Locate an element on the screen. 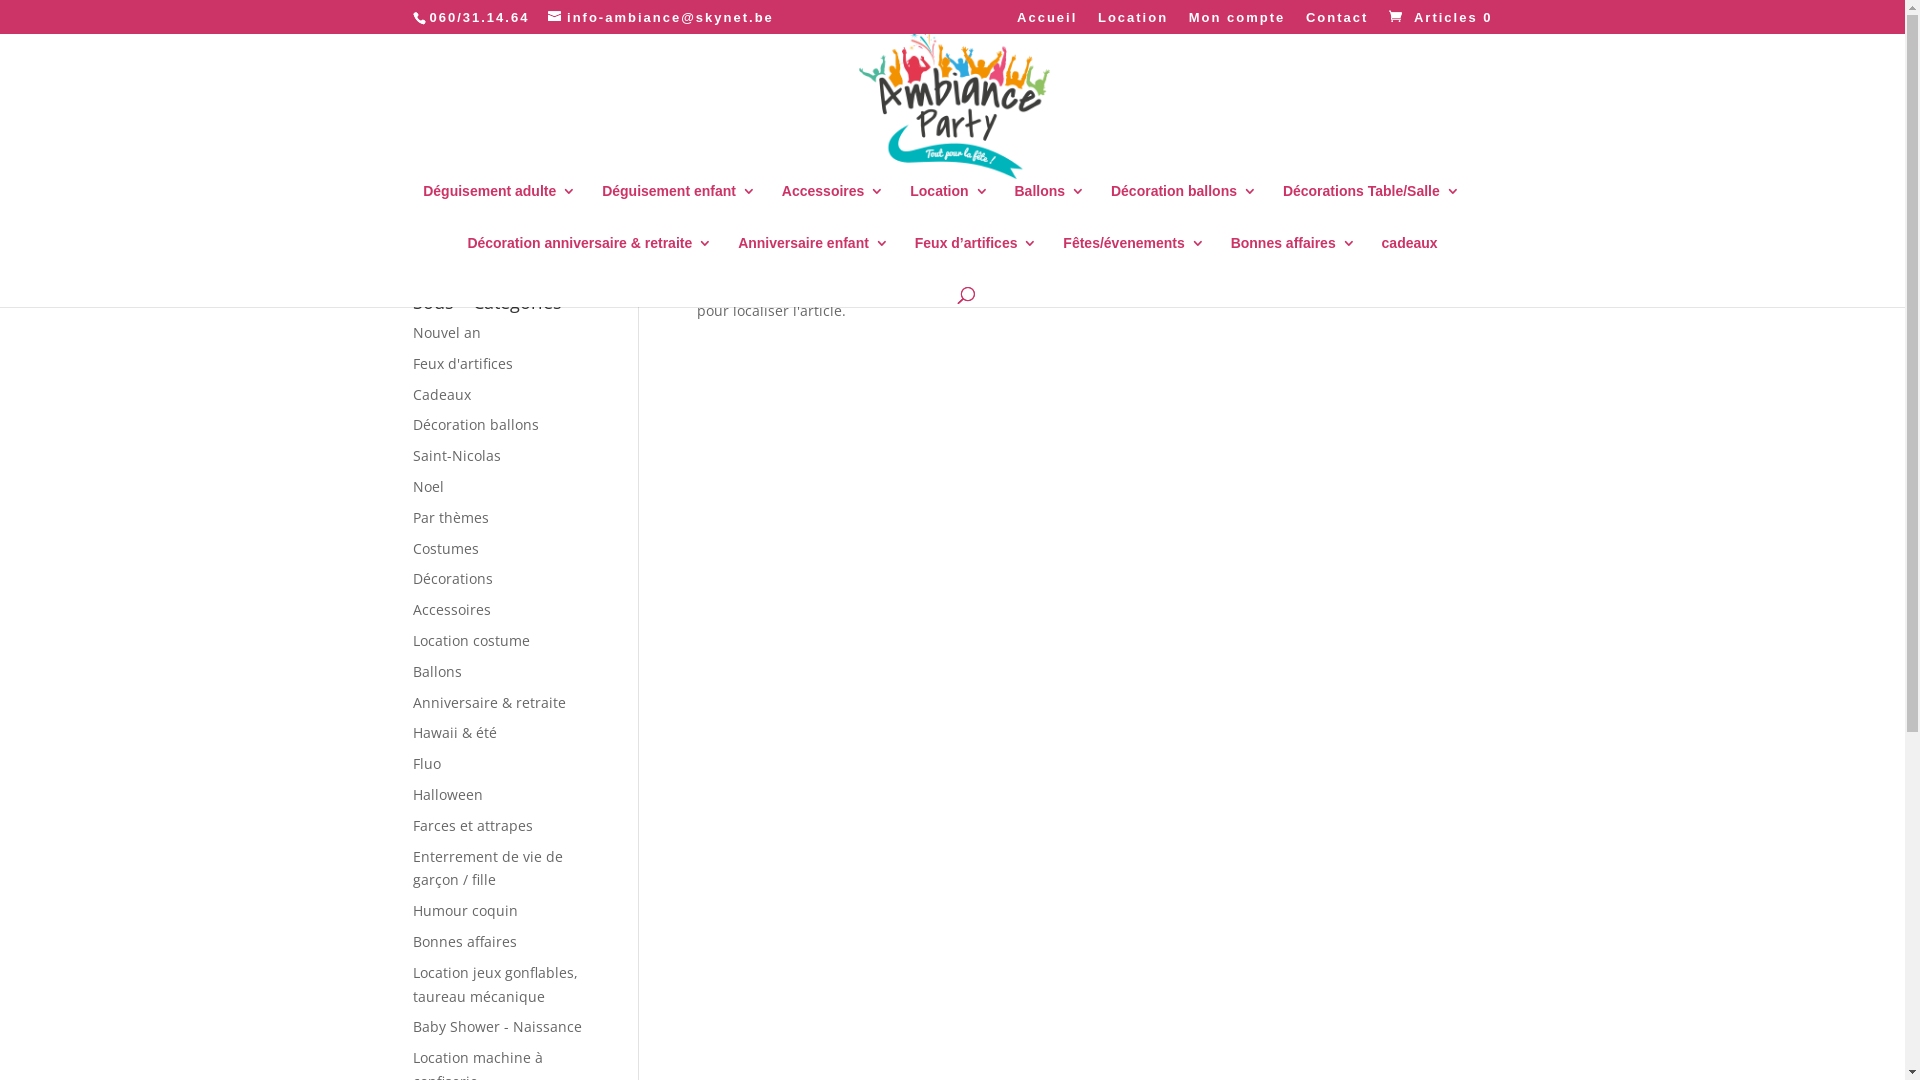  'Accueil' is located at coordinates (1045, 22).